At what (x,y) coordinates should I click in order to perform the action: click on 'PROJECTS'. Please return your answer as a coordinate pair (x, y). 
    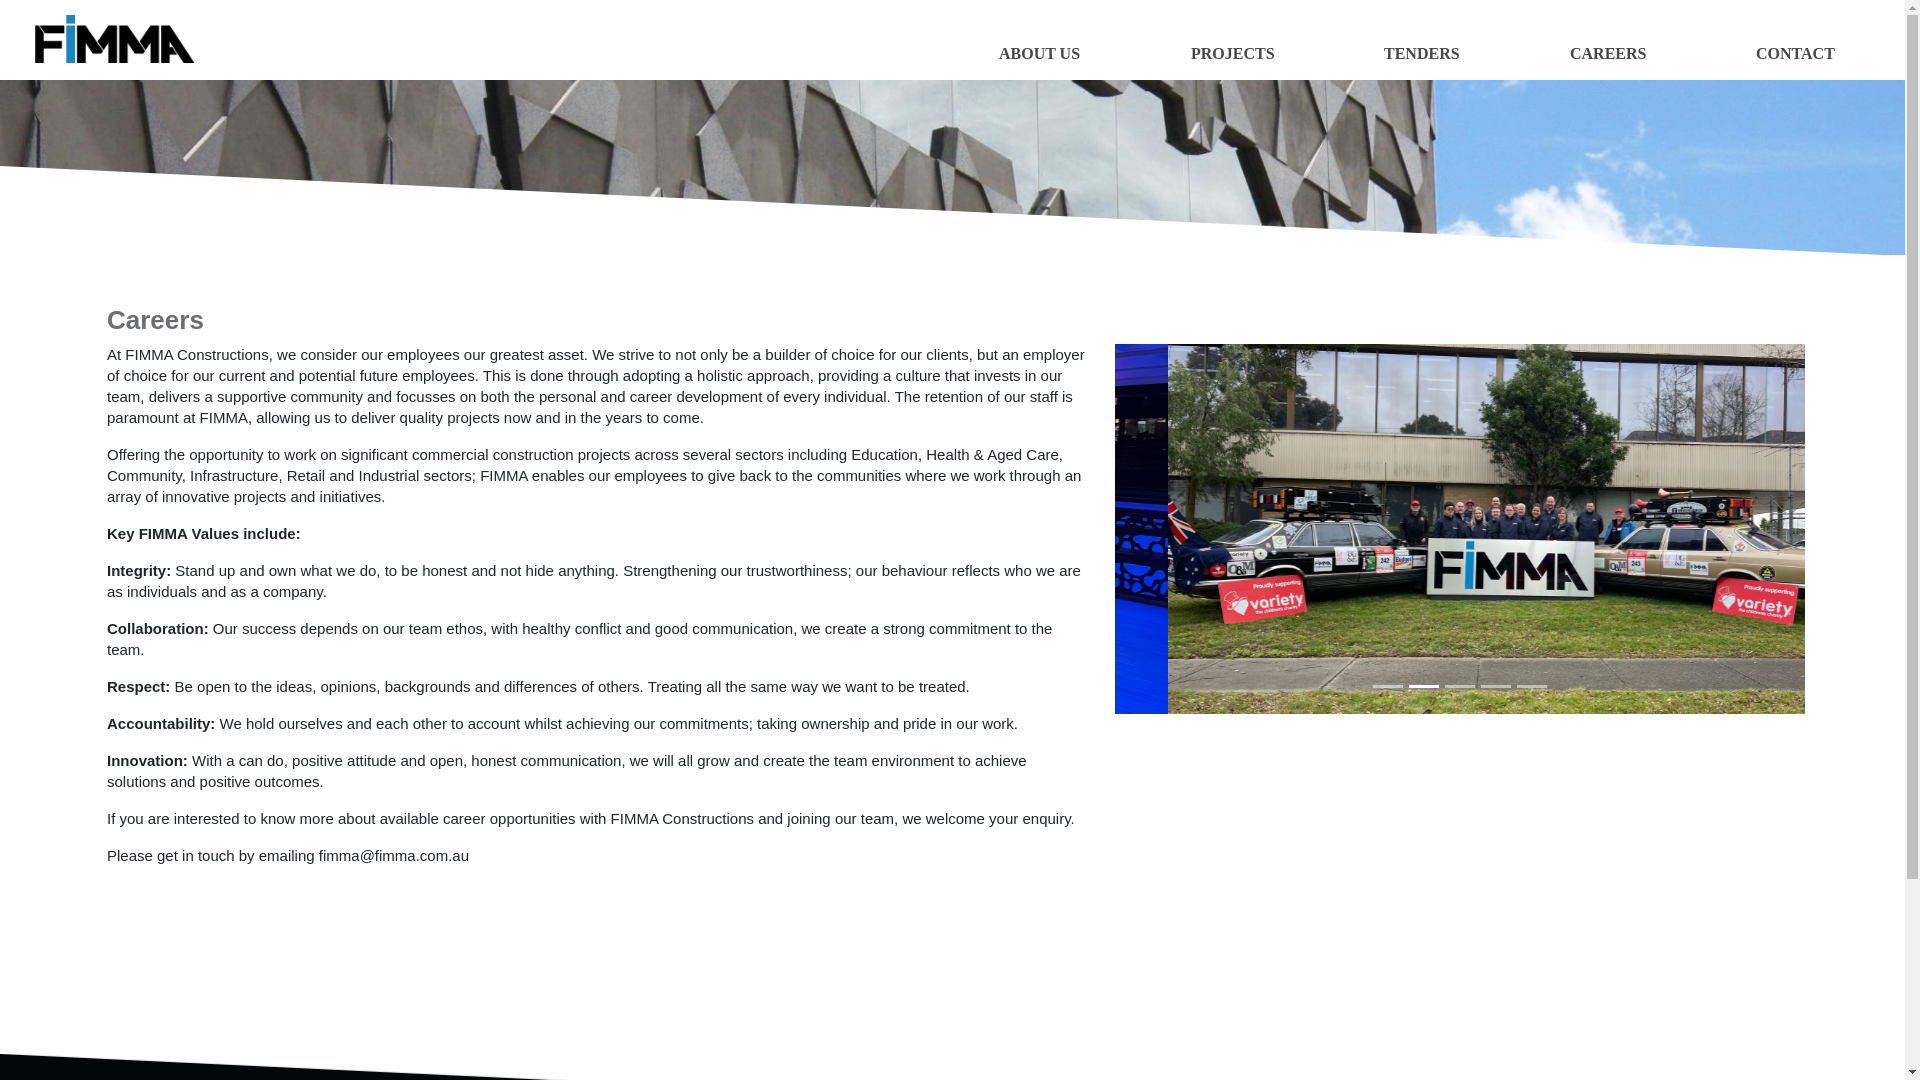
    Looking at the image, I should click on (1232, 60).